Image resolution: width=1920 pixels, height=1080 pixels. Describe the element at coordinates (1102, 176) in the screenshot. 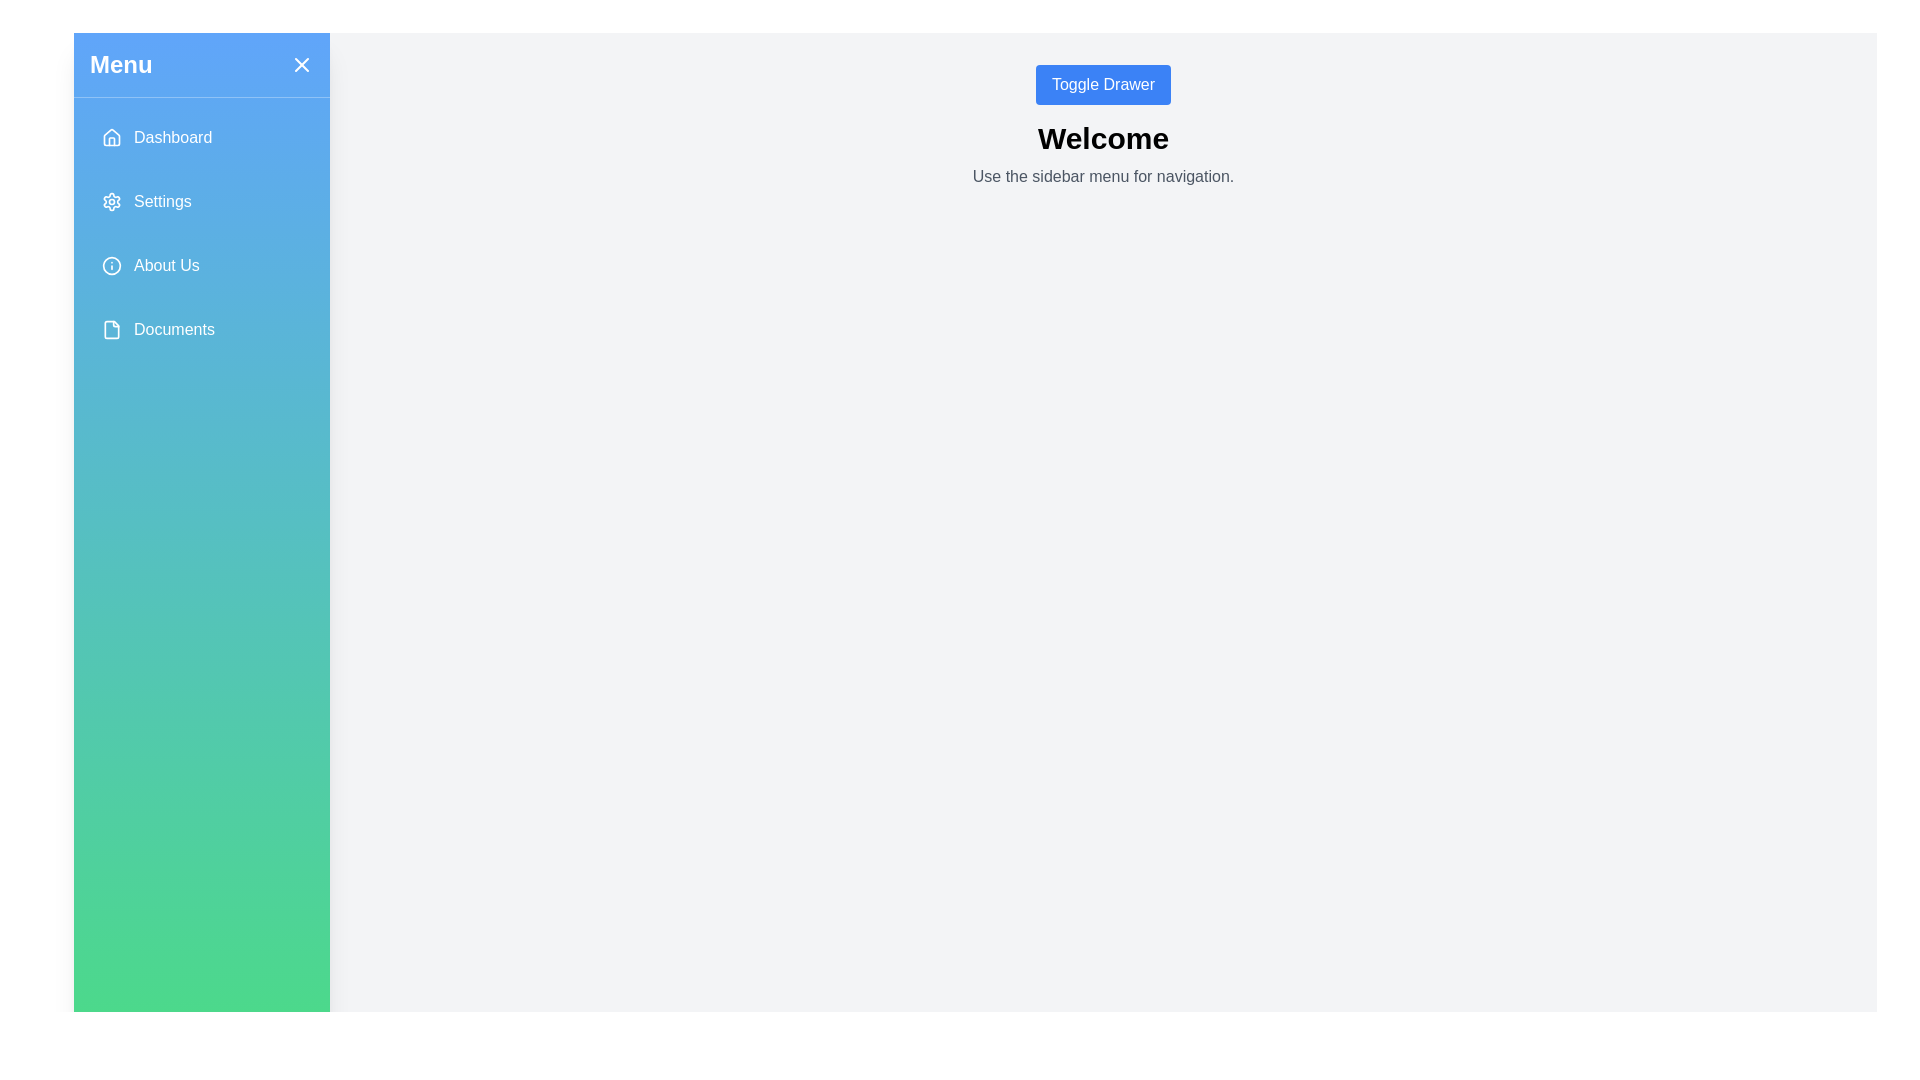

I see `the introductory text area to read it` at that location.